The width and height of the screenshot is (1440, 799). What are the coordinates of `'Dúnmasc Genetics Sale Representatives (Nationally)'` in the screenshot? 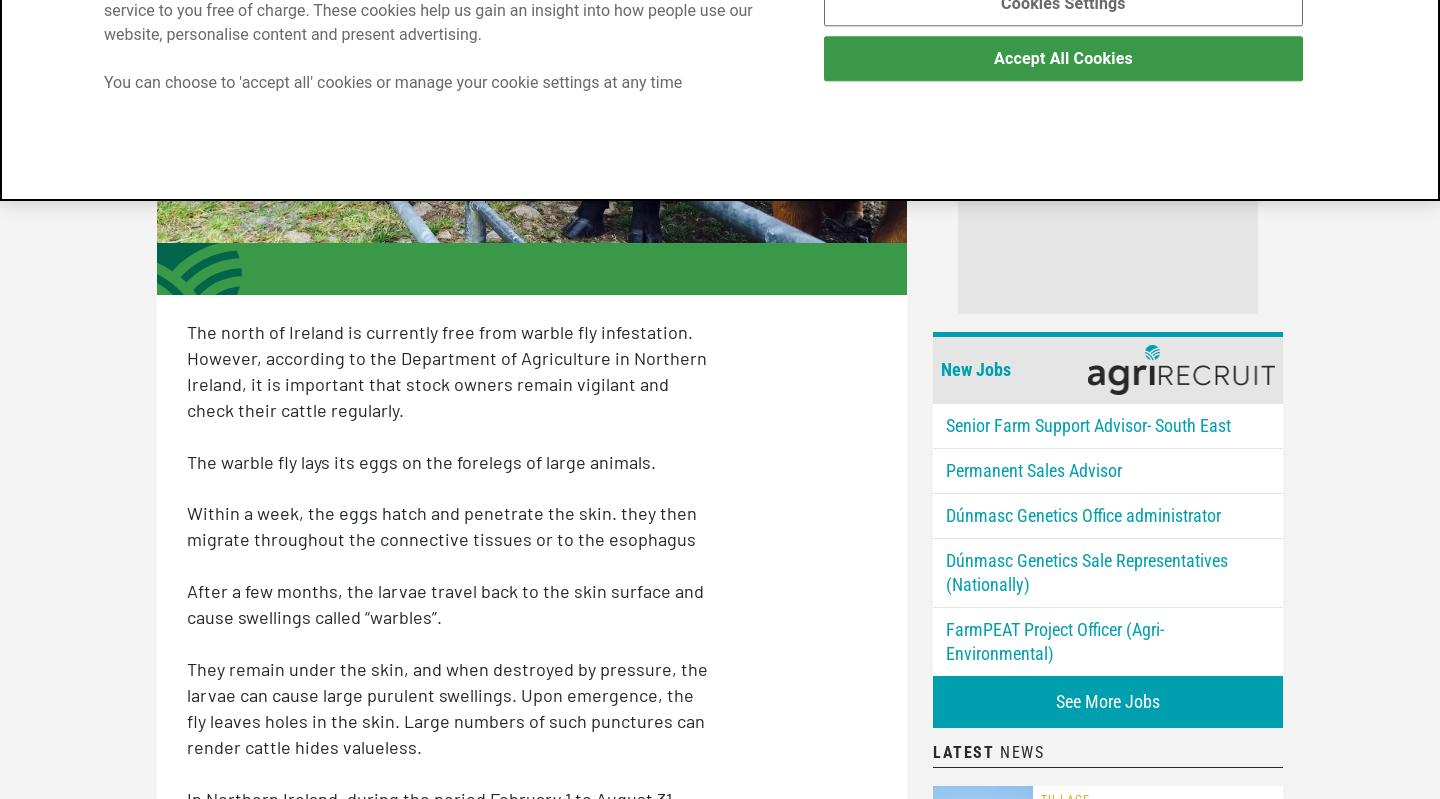 It's located at (1086, 571).